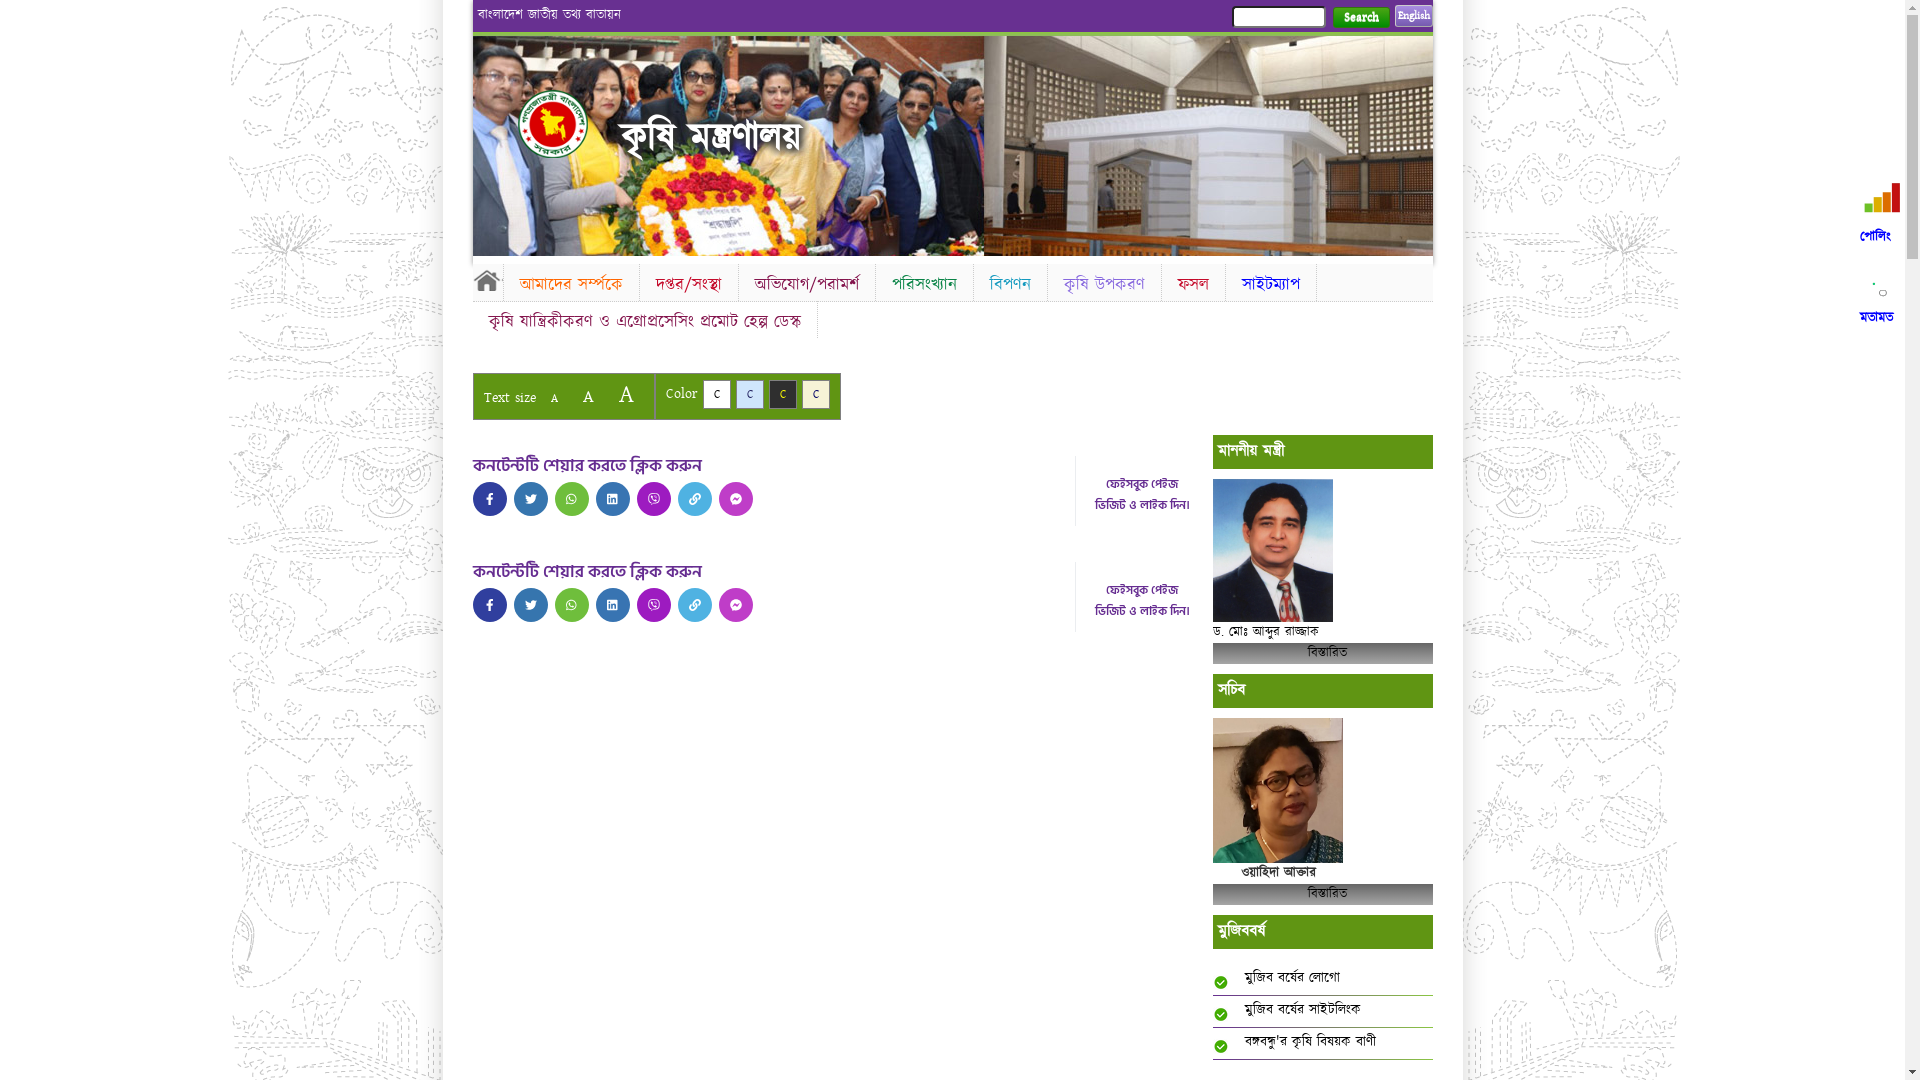 The height and width of the screenshot is (1080, 1920). What do you see at coordinates (486, 280) in the screenshot?
I see `'Home'` at bounding box center [486, 280].